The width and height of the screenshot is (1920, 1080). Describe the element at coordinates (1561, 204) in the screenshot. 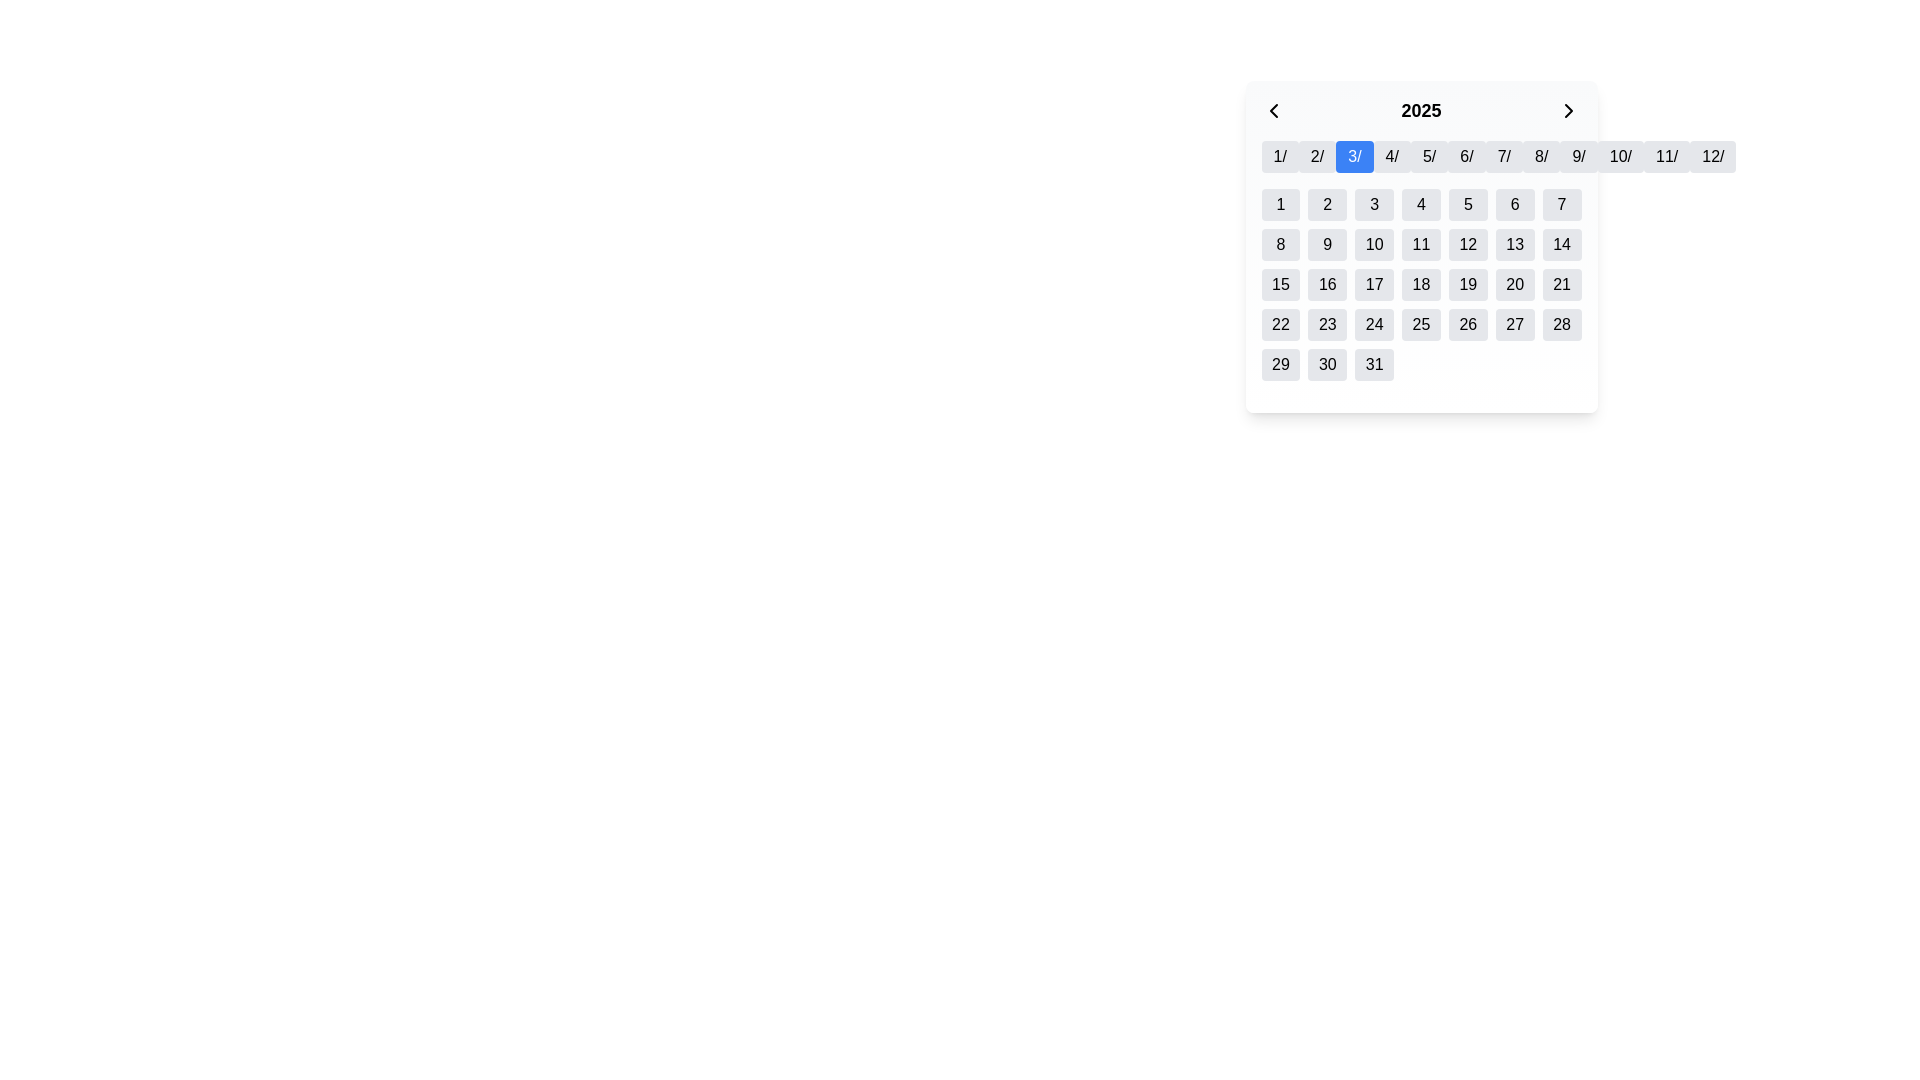

I see `the interactive button representing the date '7' in the calendar` at that location.